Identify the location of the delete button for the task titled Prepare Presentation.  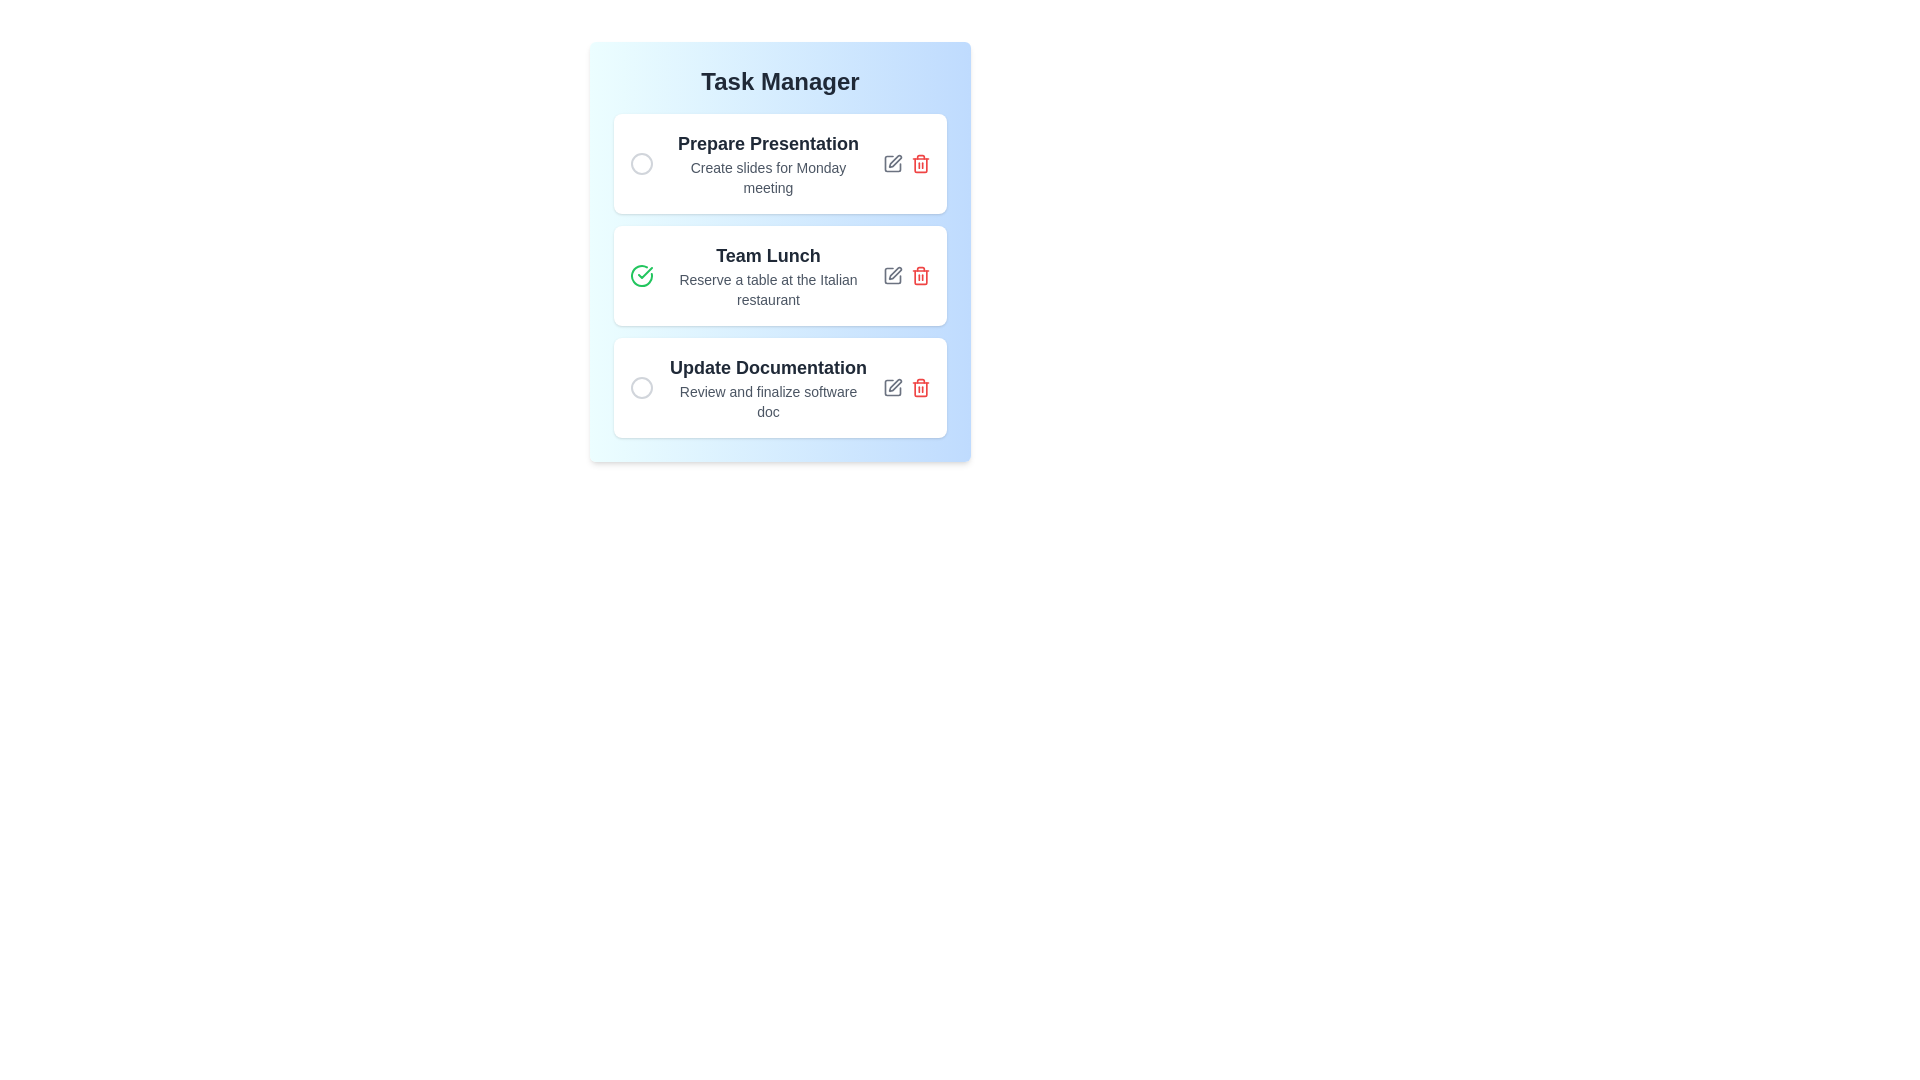
(920, 163).